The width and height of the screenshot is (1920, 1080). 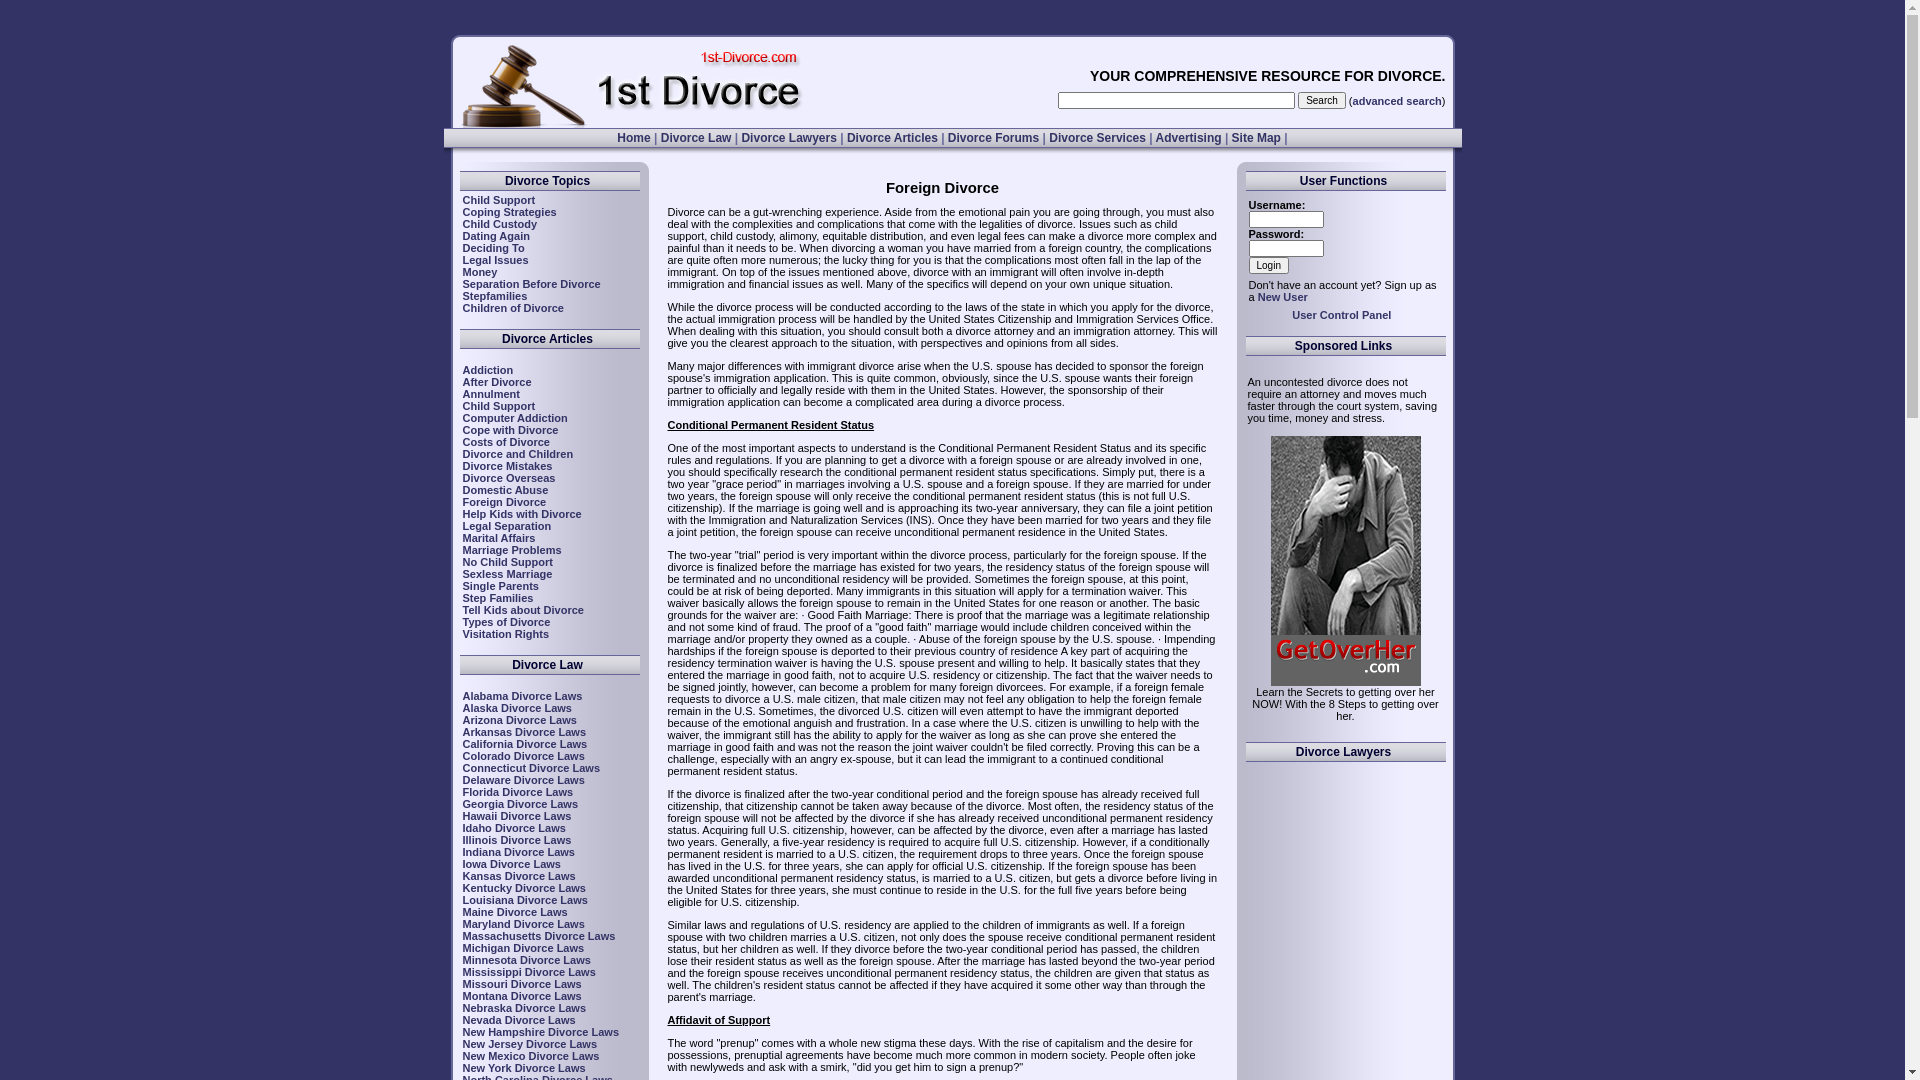 What do you see at coordinates (1396, 100) in the screenshot?
I see `'advanced search'` at bounding box center [1396, 100].